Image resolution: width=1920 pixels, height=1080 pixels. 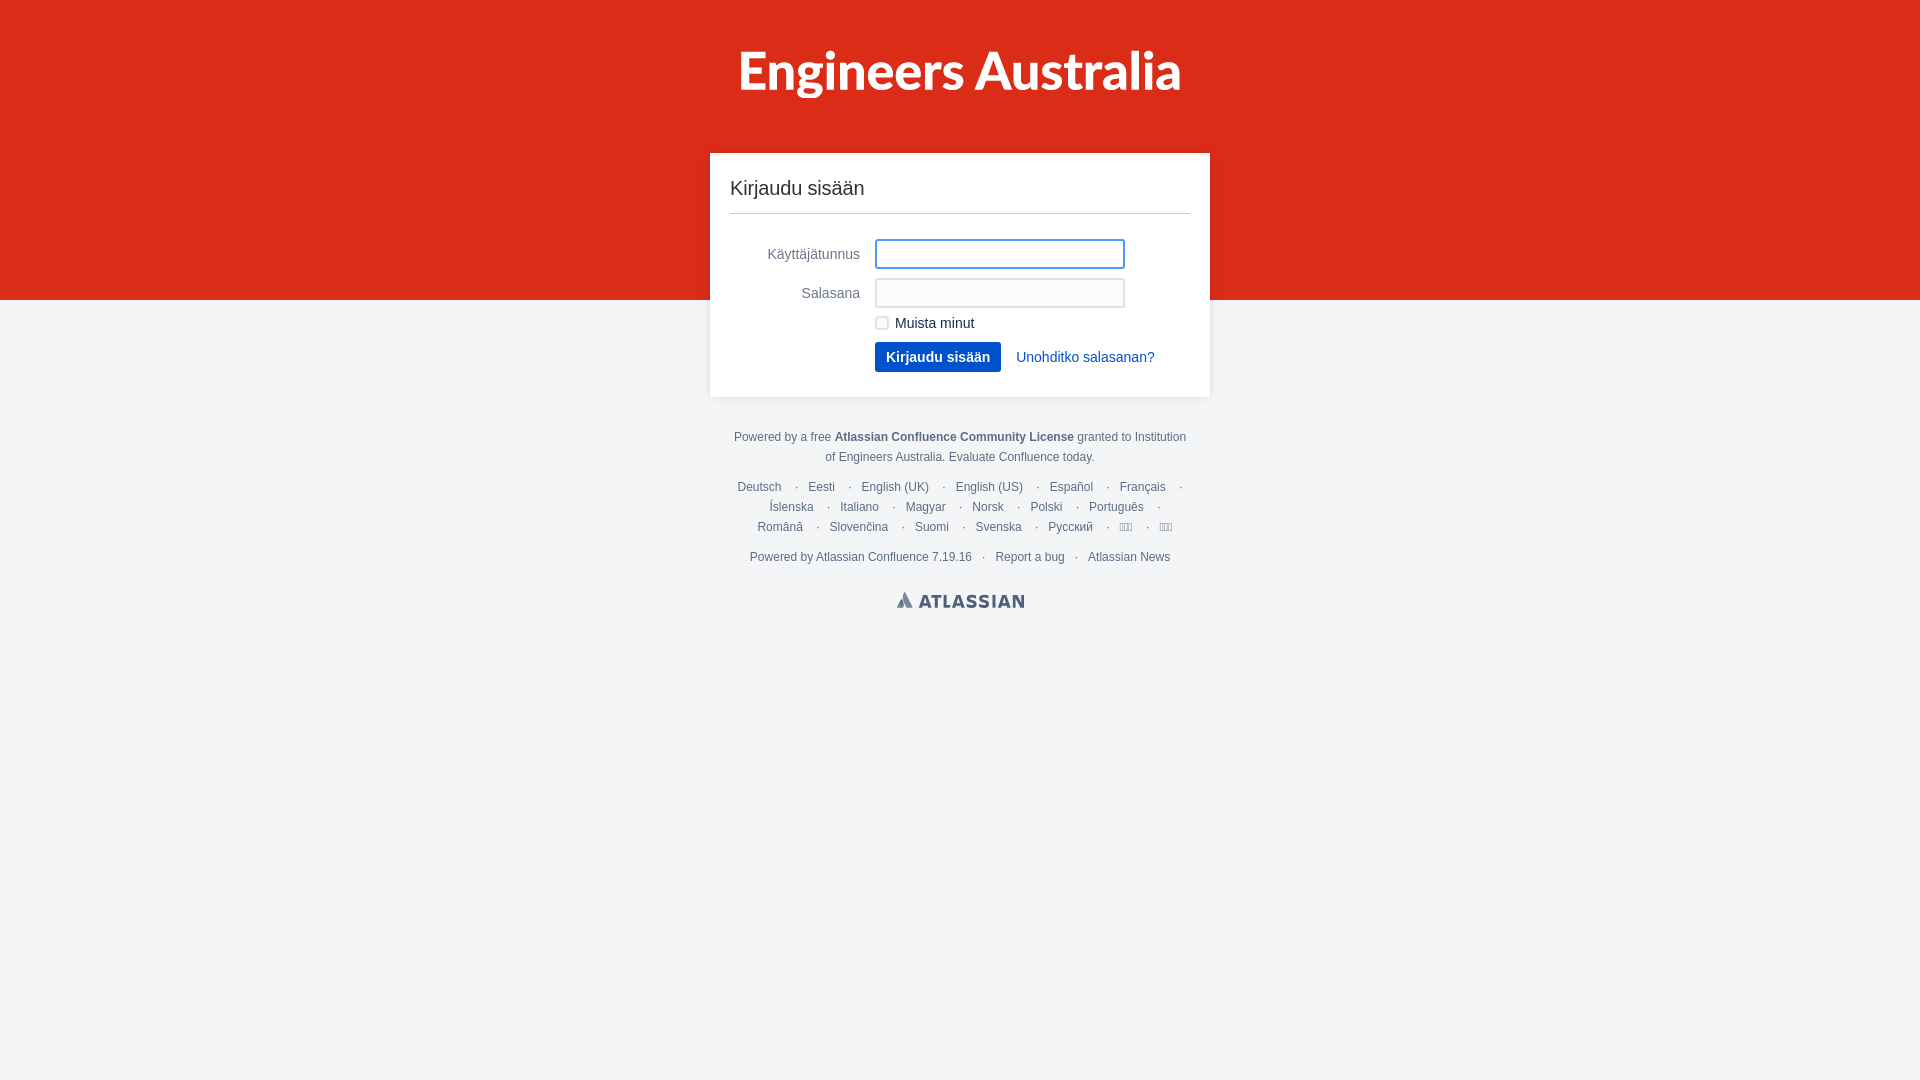 What do you see at coordinates (894, 486) in the screenshot?
I see `'English (UK)'` at bounding box center [894, 486].